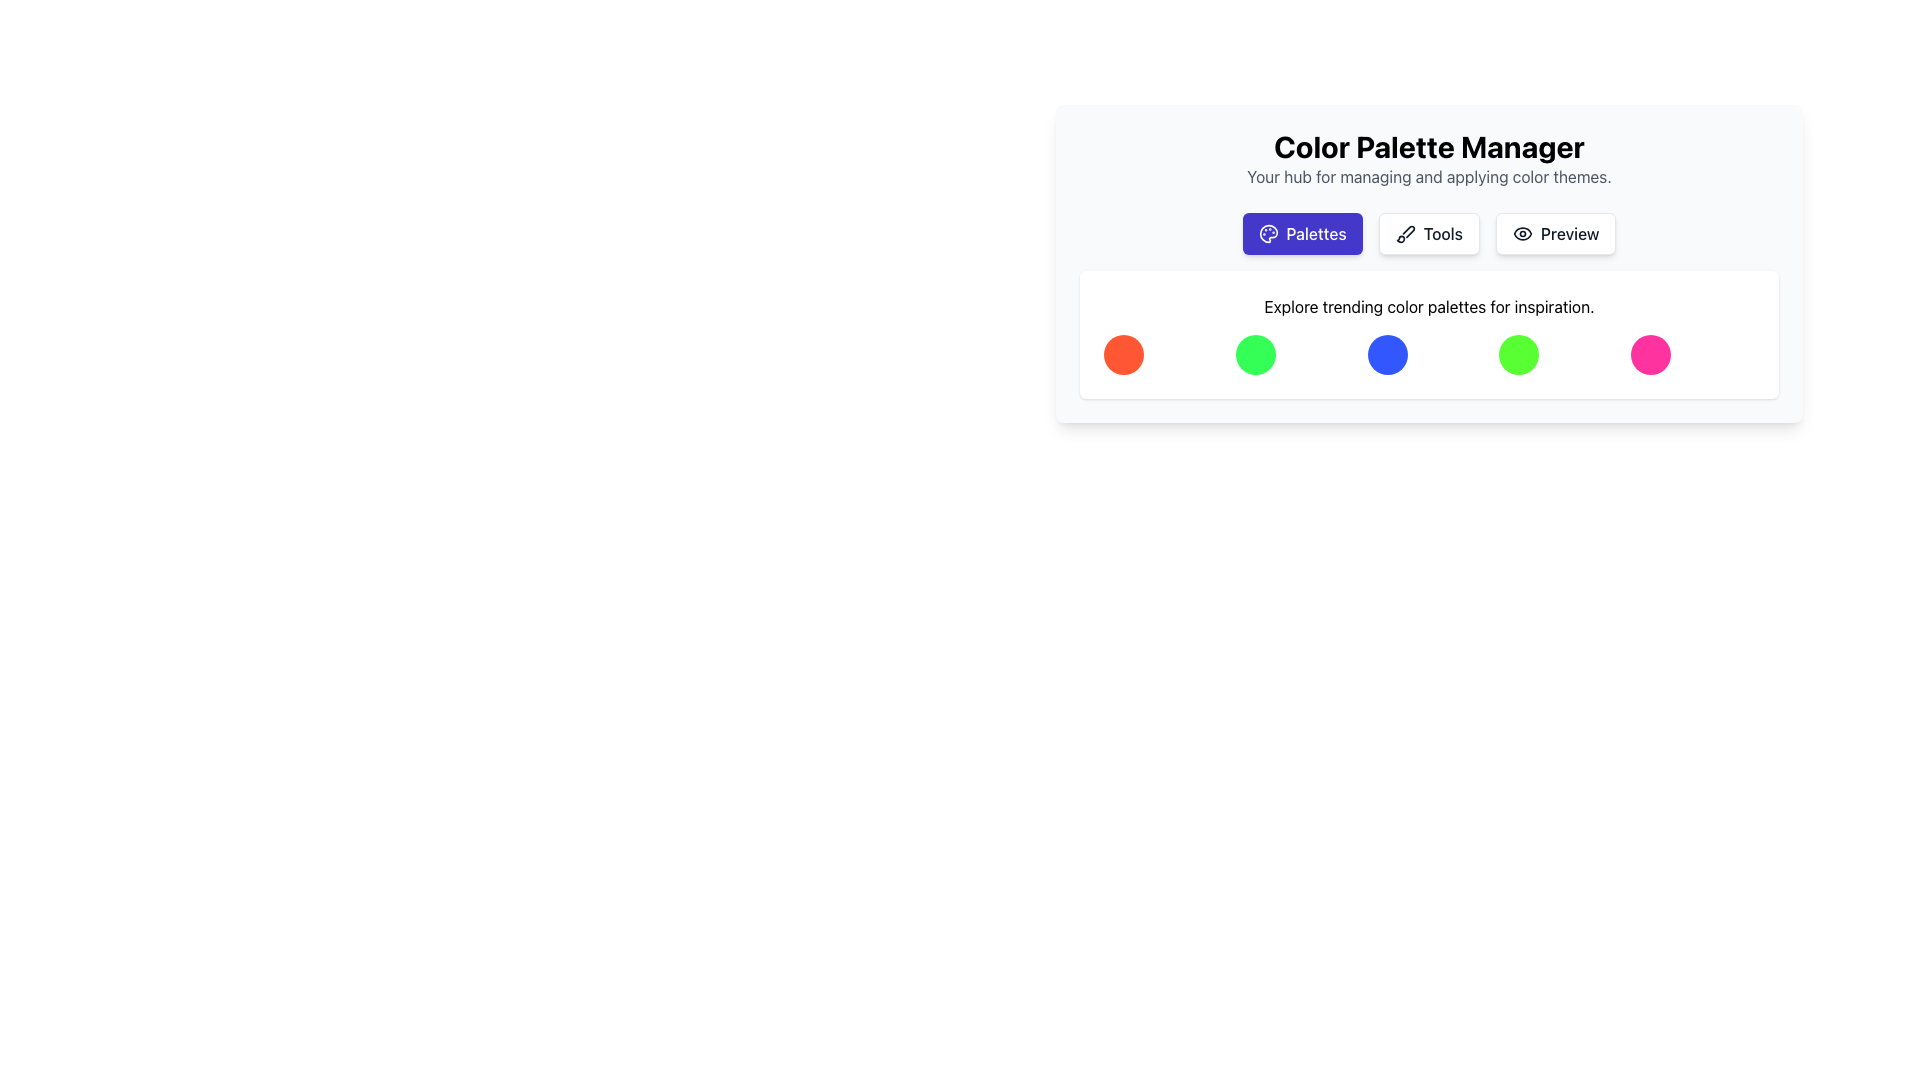 Image resolution: width=1920 pixels, height=1080 pixels. Describe the element at coordinates (1428, 176) in the screenshot. I see `the static text element that serves as a descriptive subtitle for the 'Color Palette Manager' section, located immediately below the headline and centered within a light-colored box` at that location.